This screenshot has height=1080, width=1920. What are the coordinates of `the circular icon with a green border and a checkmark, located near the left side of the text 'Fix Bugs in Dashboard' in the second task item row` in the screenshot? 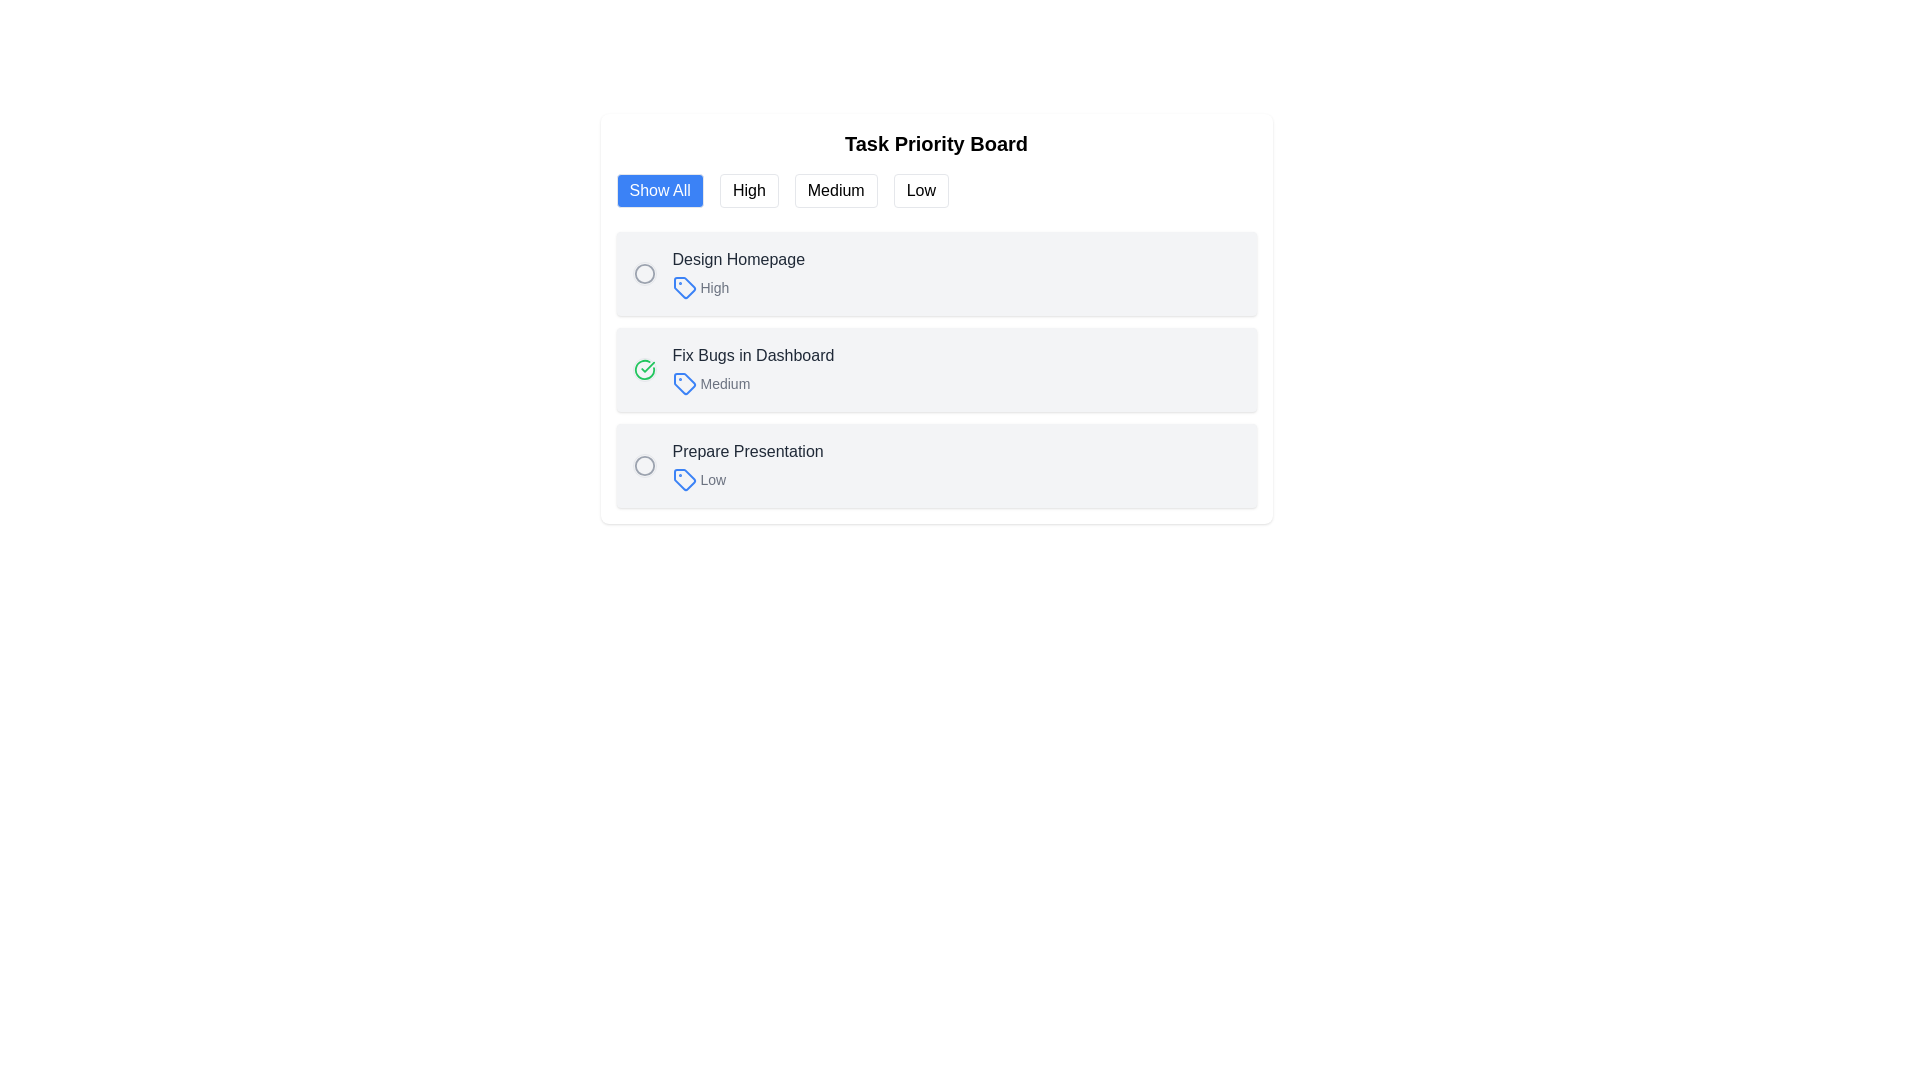 It's located at (644, 370).